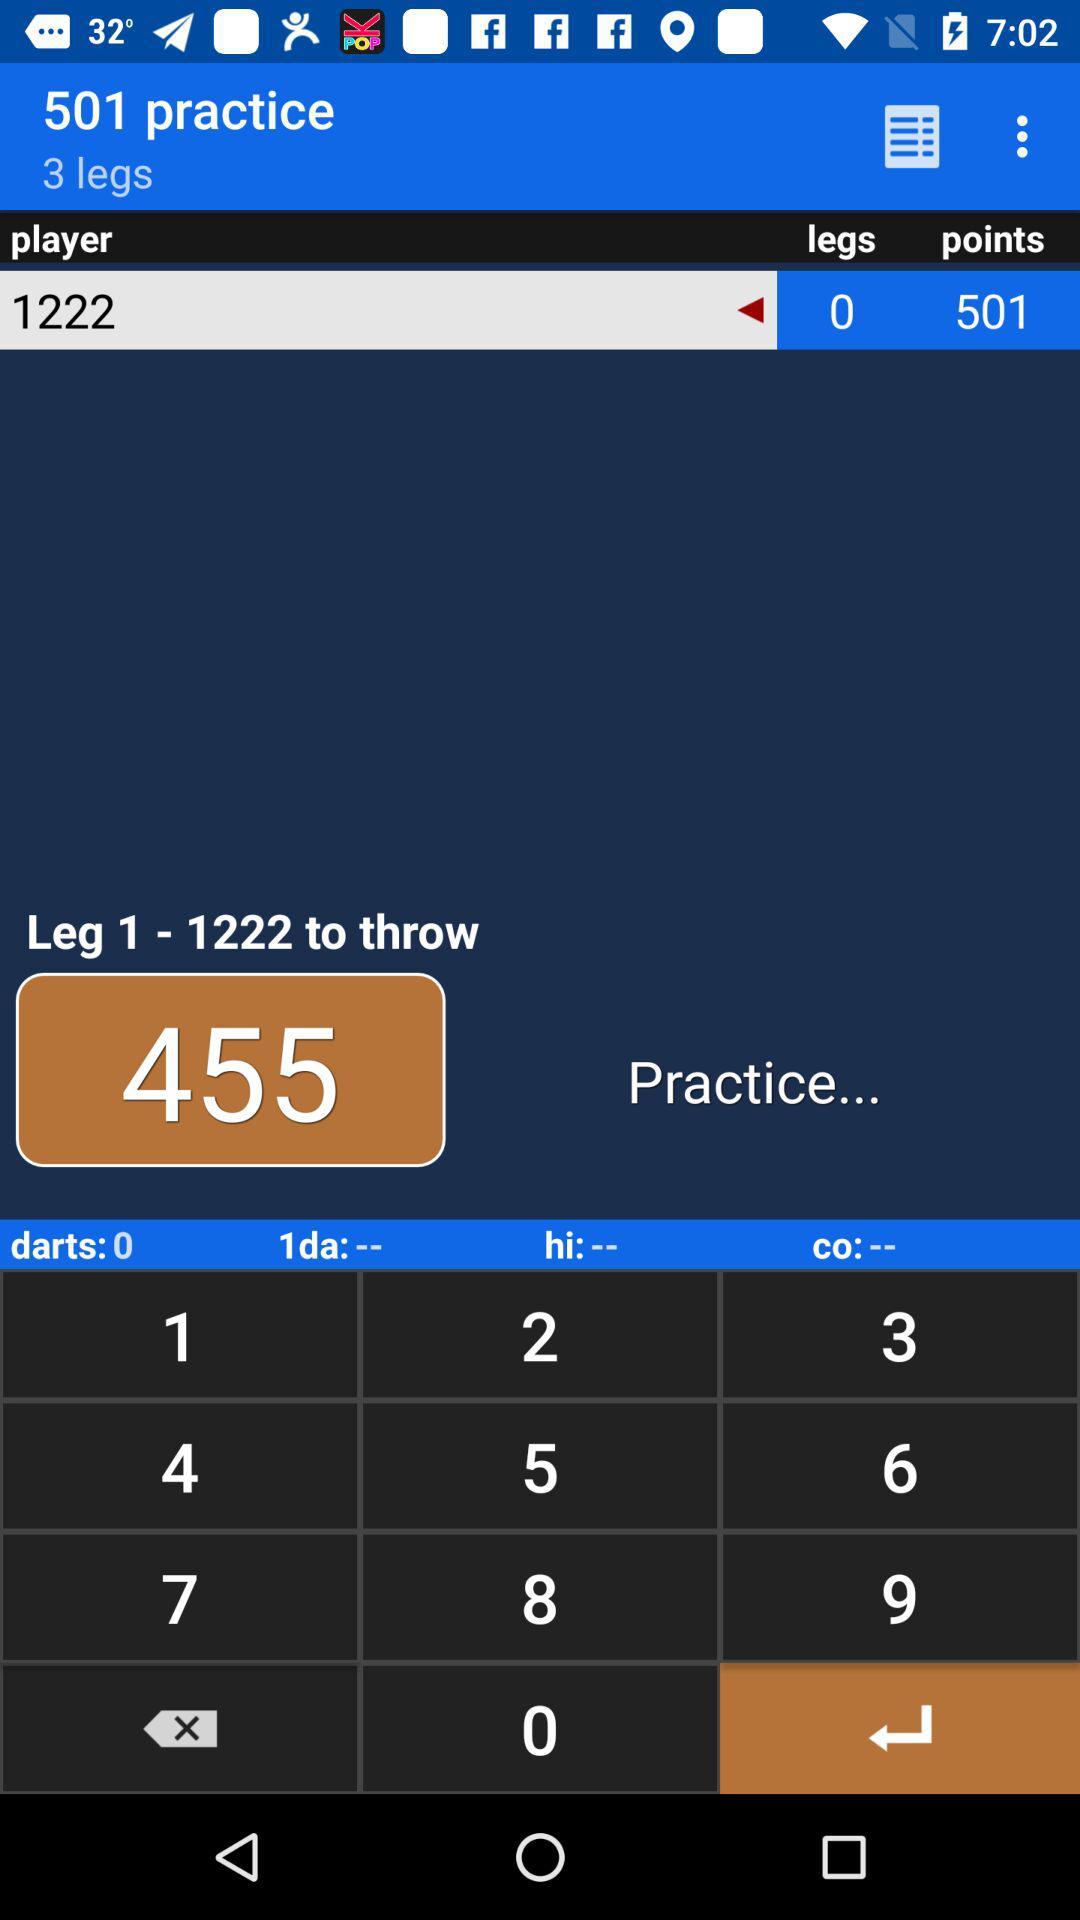  I want to click on button, so click(898, 1727).